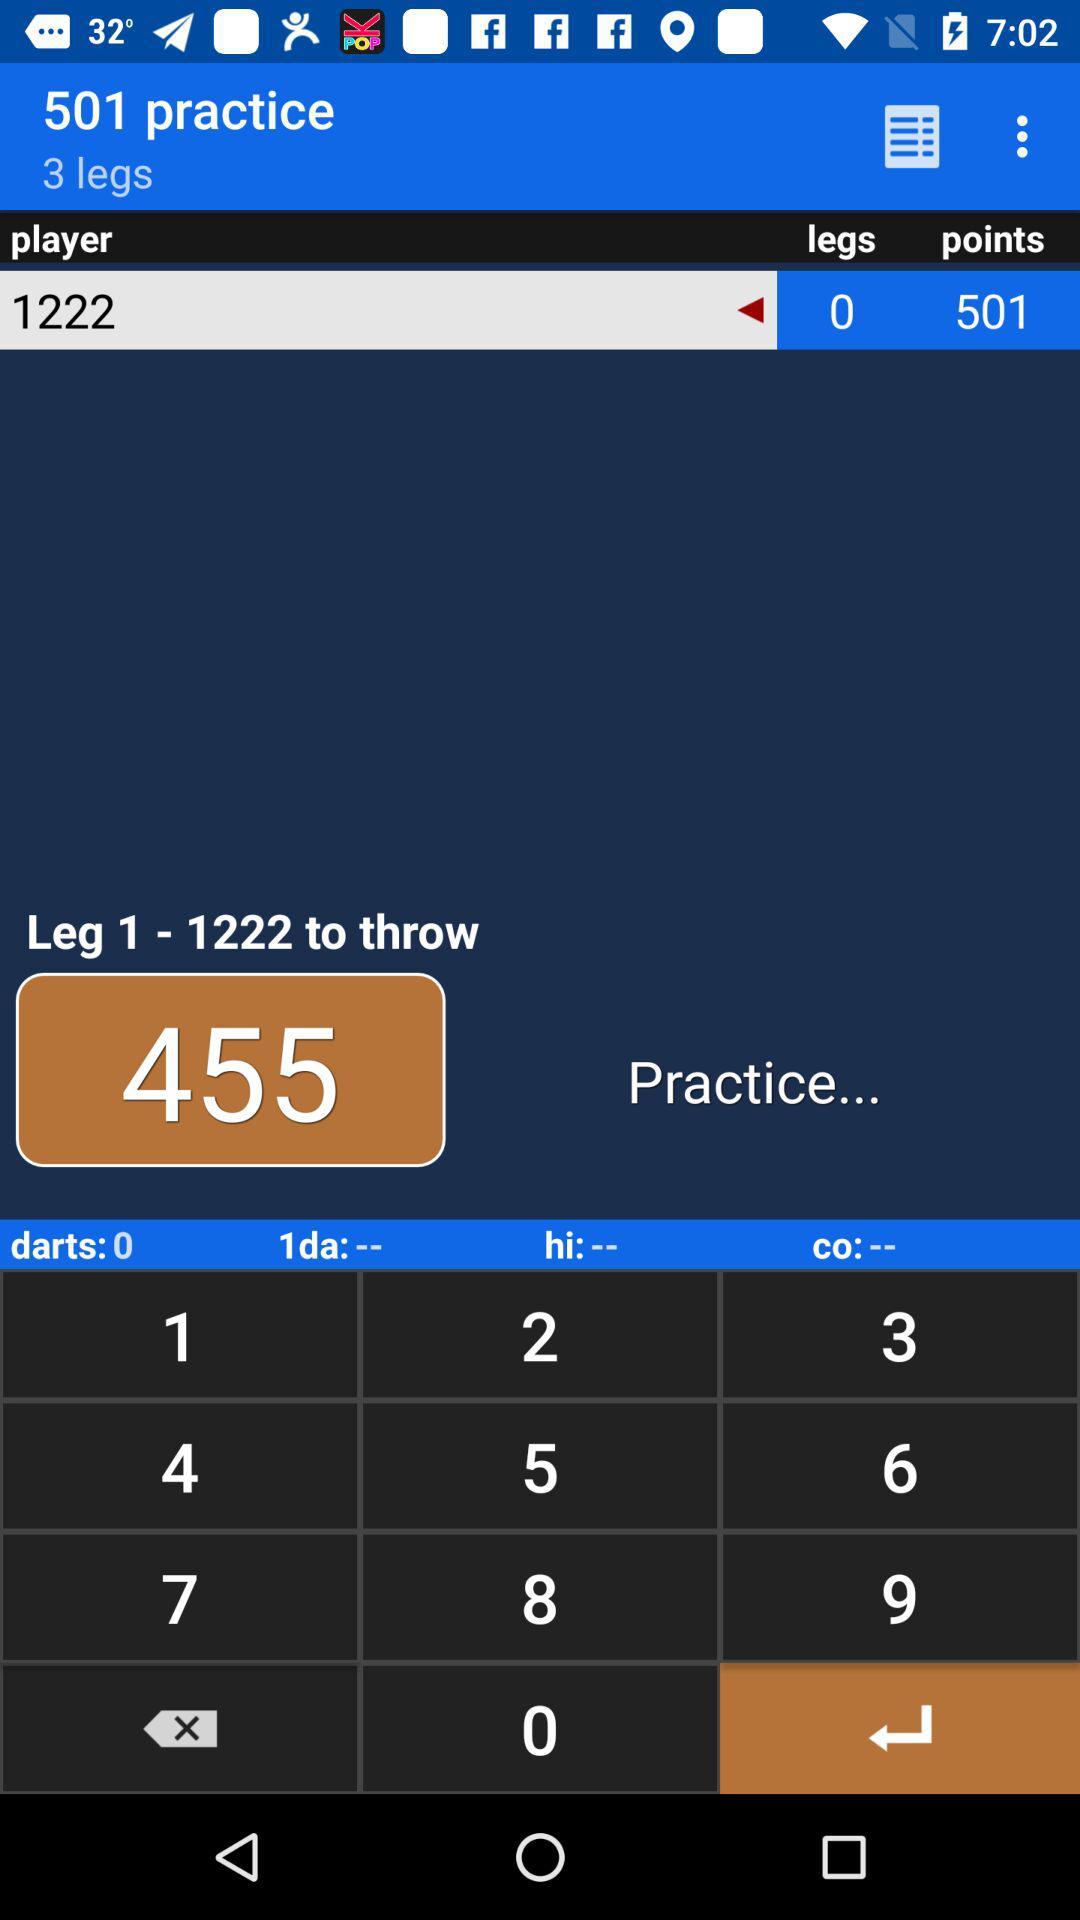  I want to click on button, so click(898, 1727).